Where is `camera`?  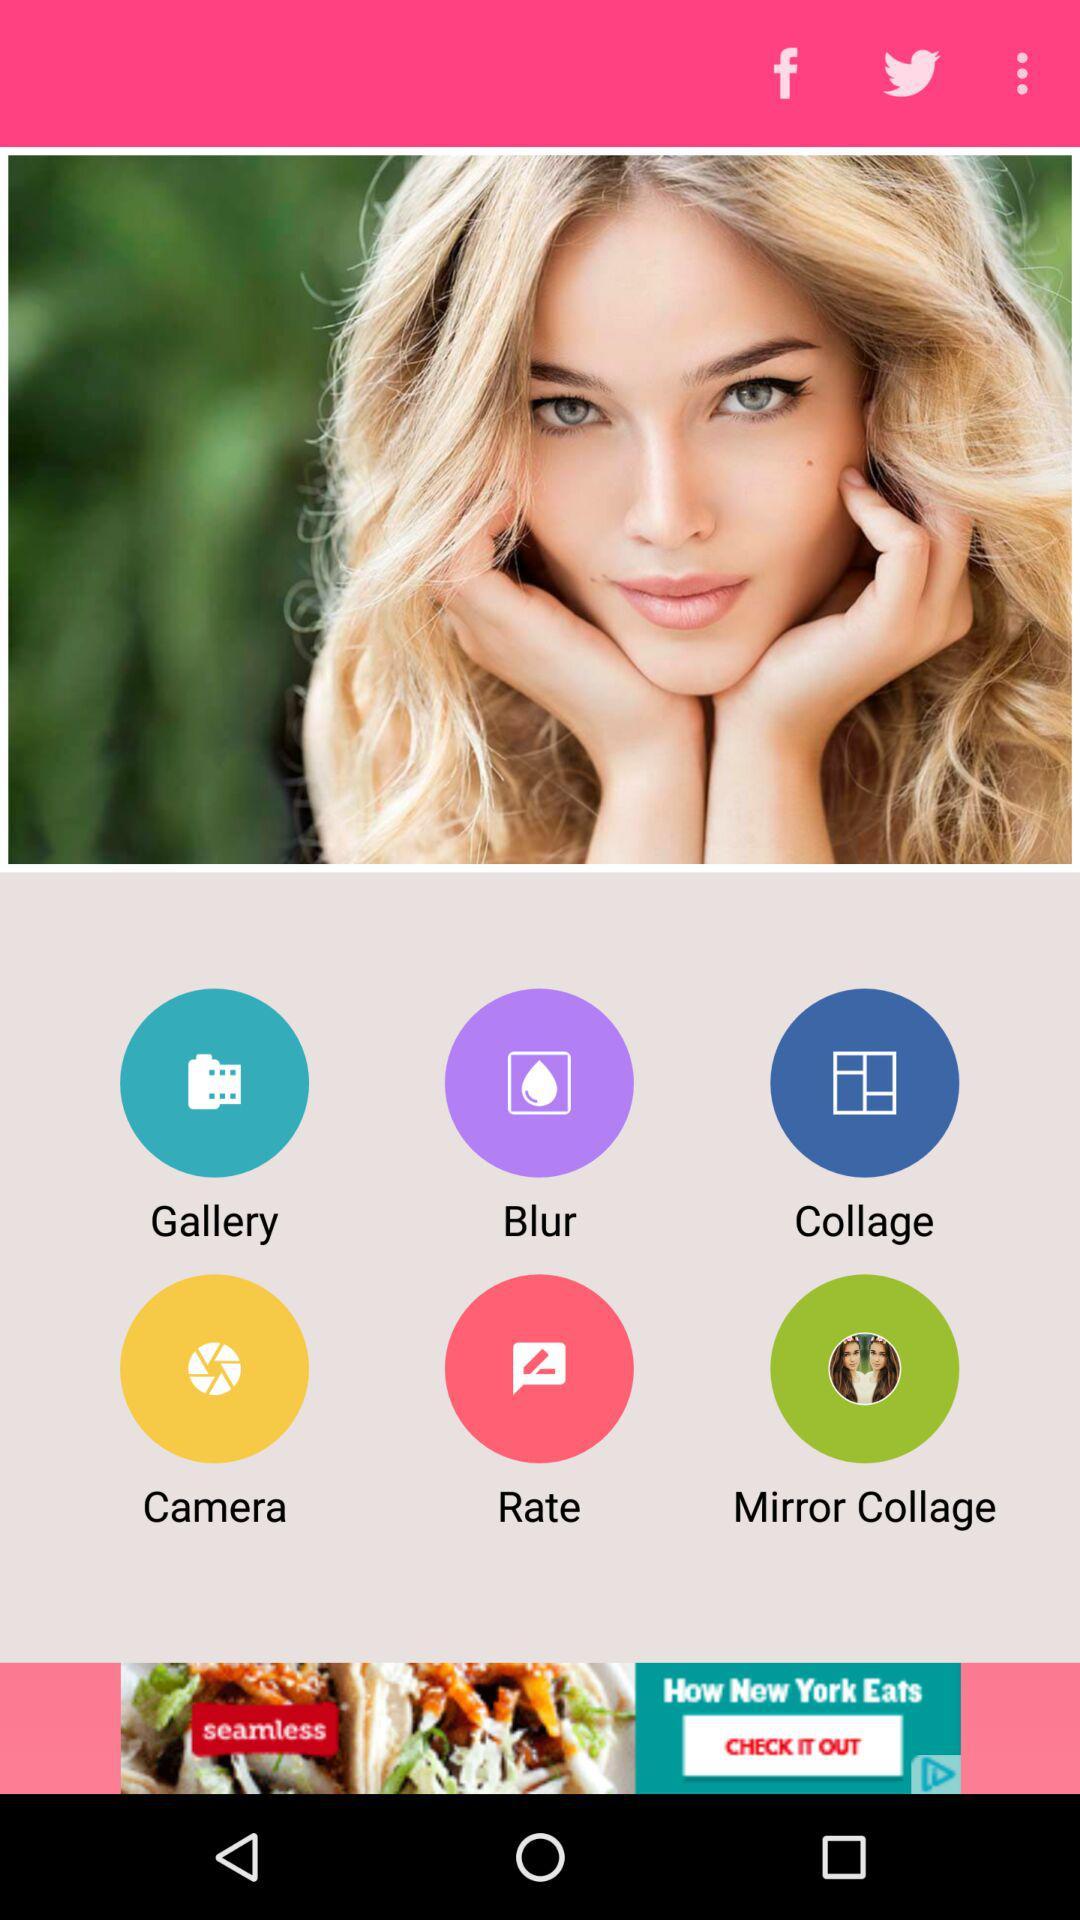
camera is located at coordinates (214, 1367).